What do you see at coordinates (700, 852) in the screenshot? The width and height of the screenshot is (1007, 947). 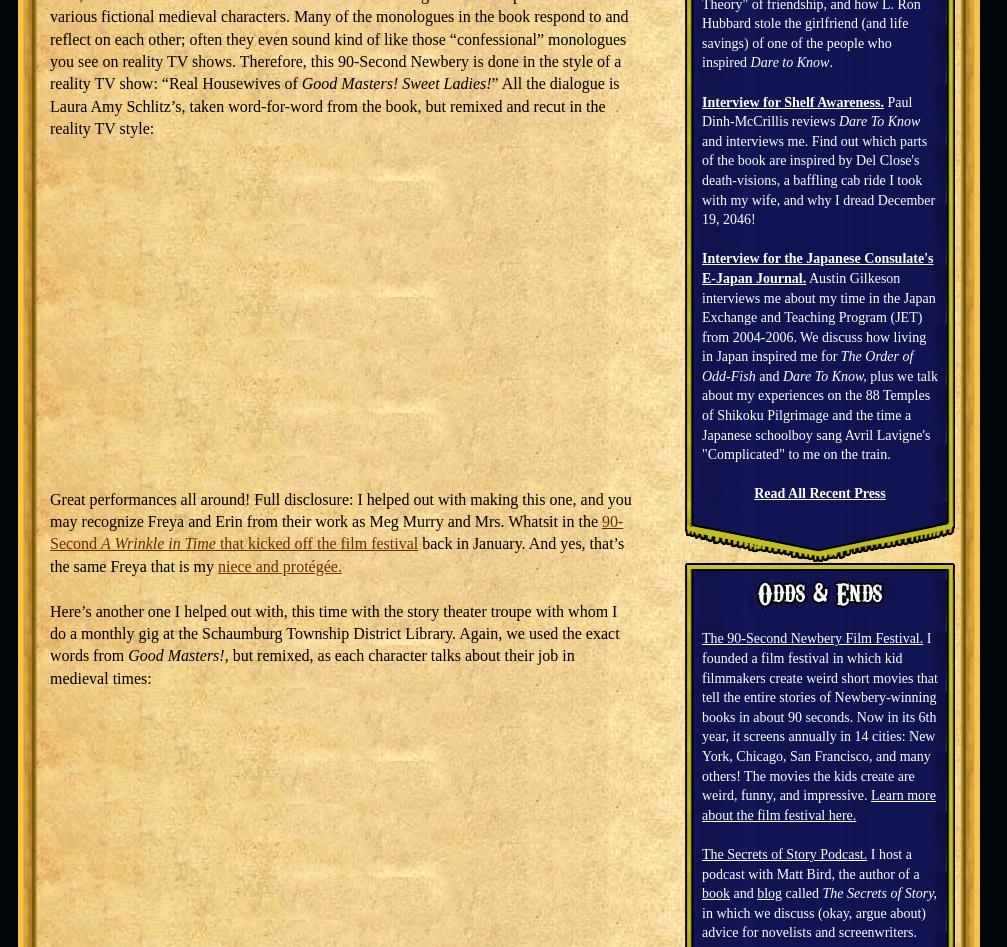 I see `'The Secrets of Story Podcast.'` at bounding box center [700, 852].